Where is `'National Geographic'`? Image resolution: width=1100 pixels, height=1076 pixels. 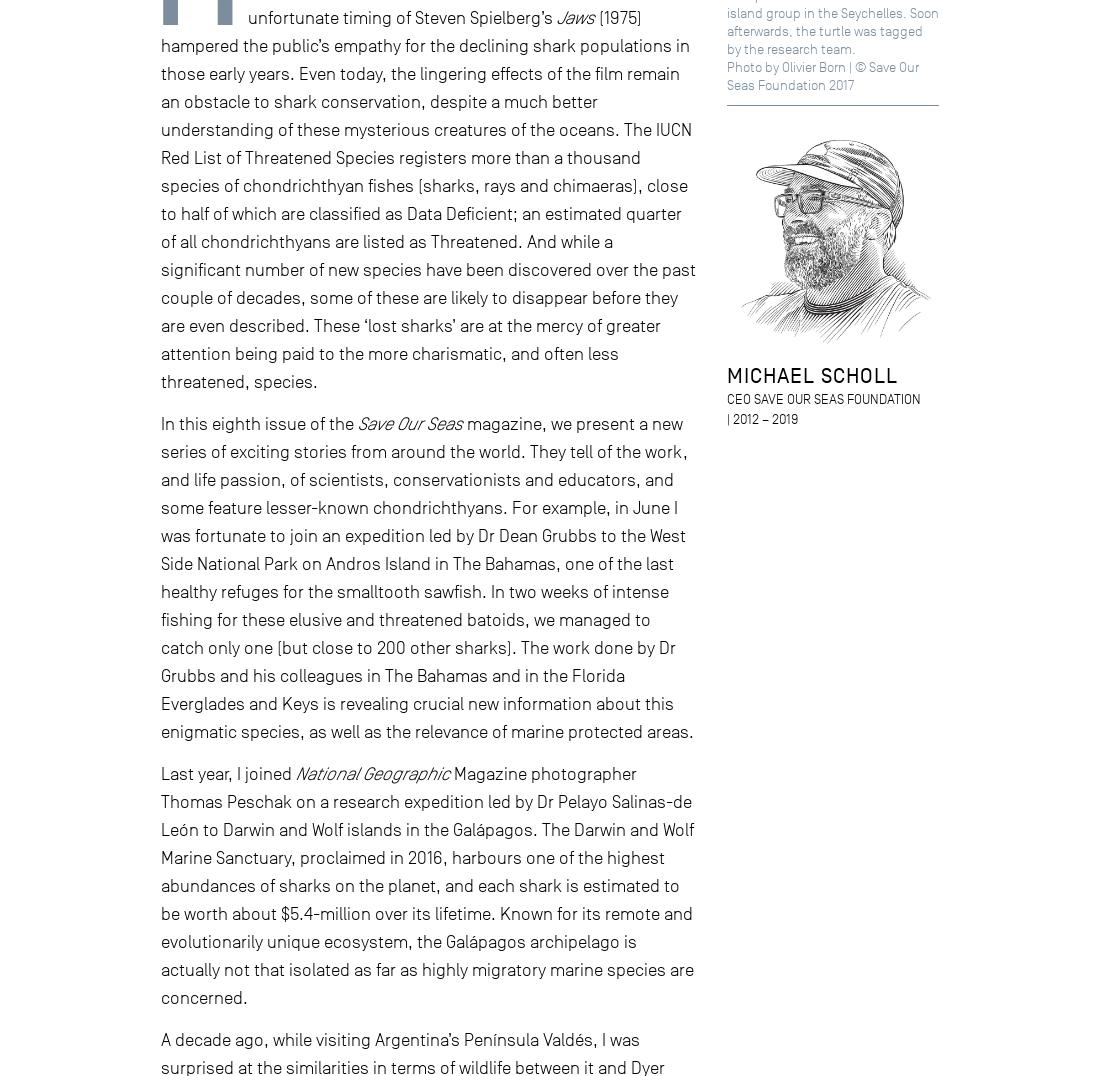
'National Geographic' is located at coordinates (372, 773).